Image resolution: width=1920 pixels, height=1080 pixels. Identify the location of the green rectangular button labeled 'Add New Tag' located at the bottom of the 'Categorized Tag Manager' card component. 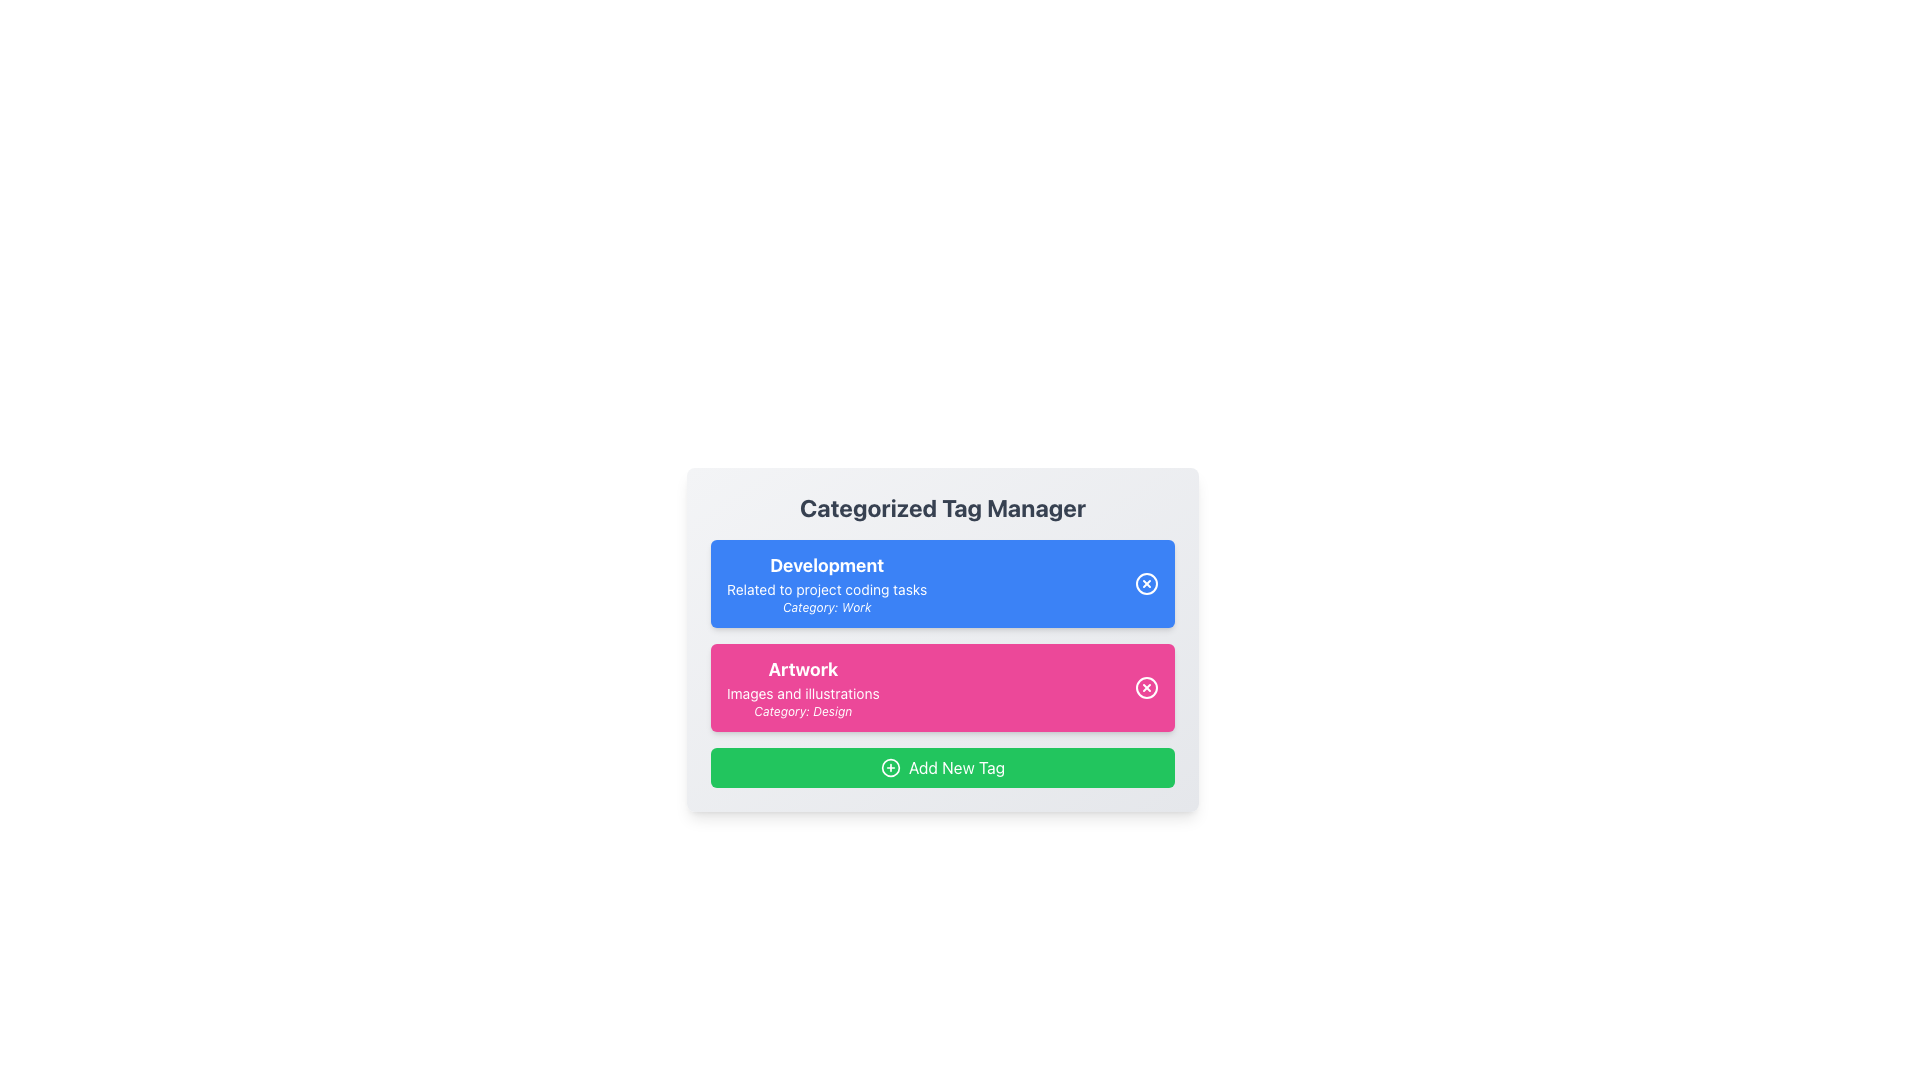
(941, 766).